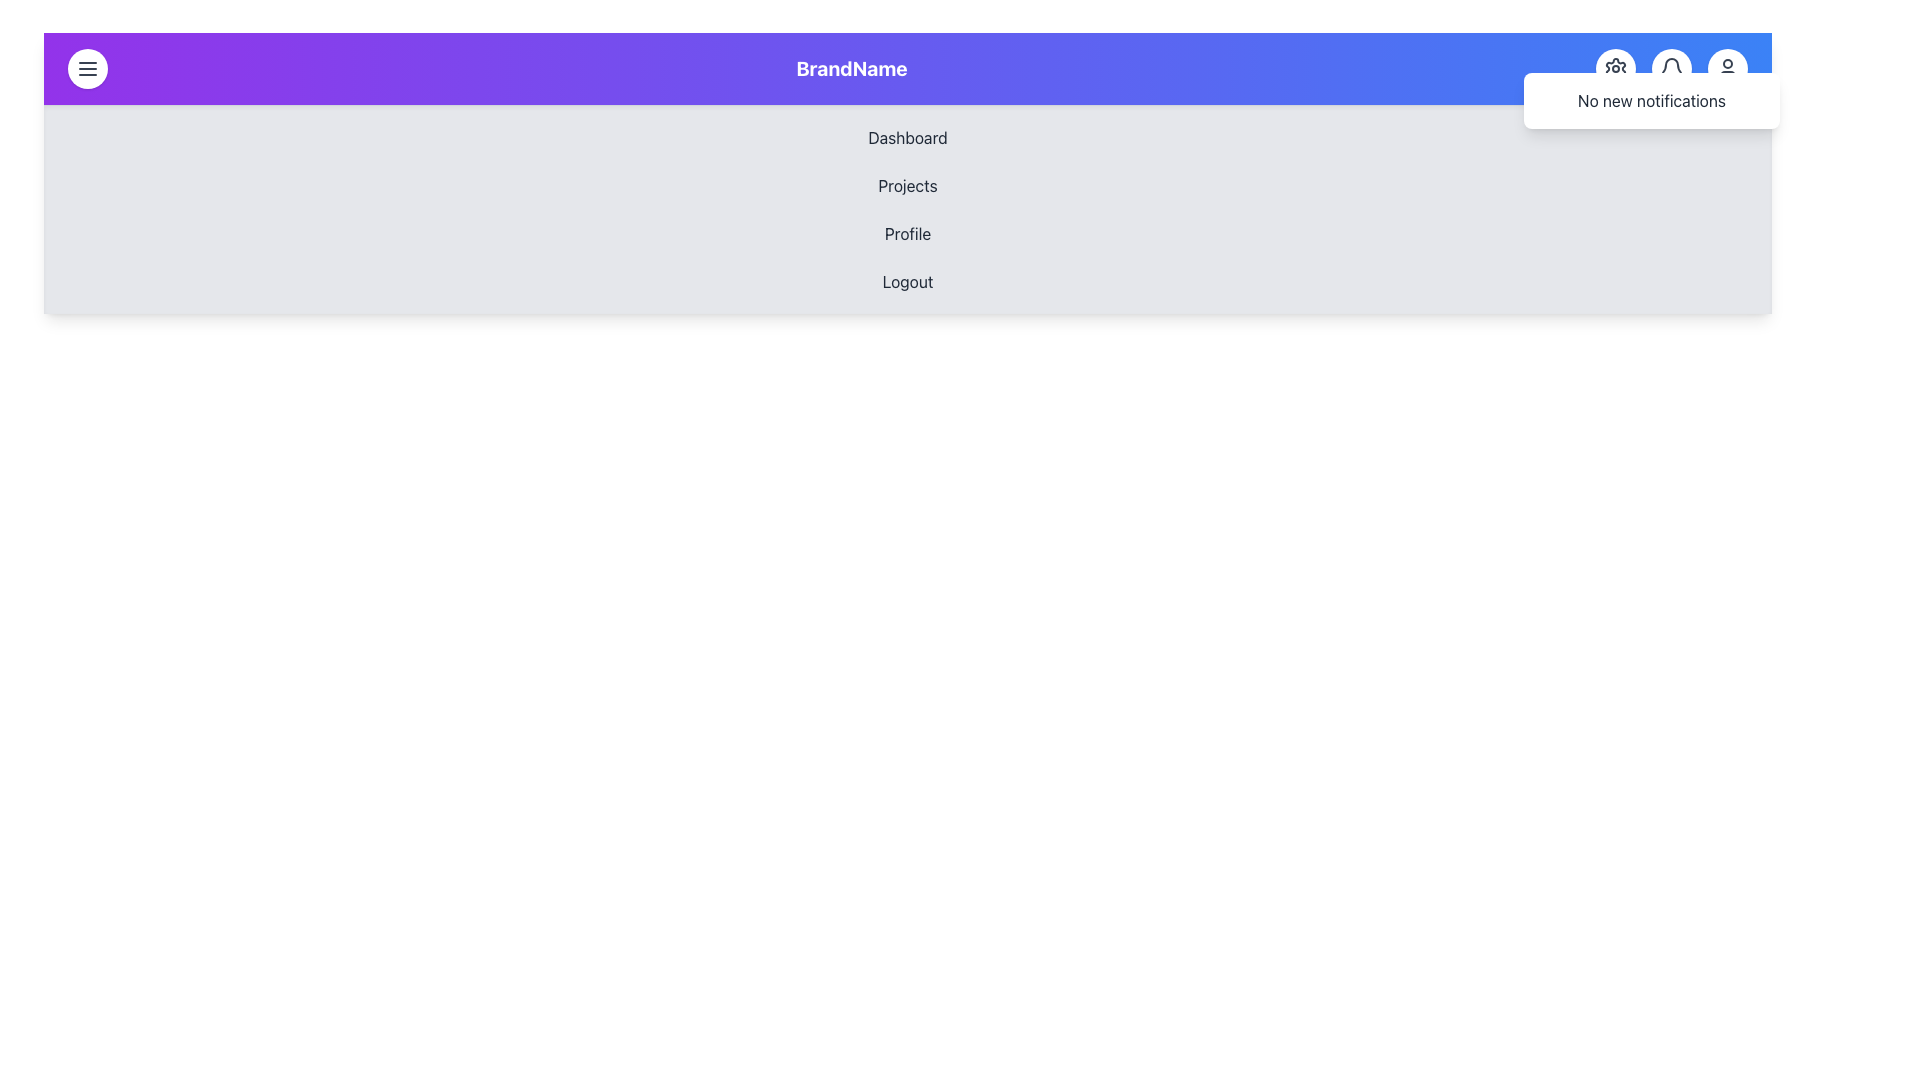  What do you see at coordinates (1671, 68) in the screenshot?
I see `the notification button located in the middle of three circular buttons at the top navigation bar` at bounding box center [1671, 68].